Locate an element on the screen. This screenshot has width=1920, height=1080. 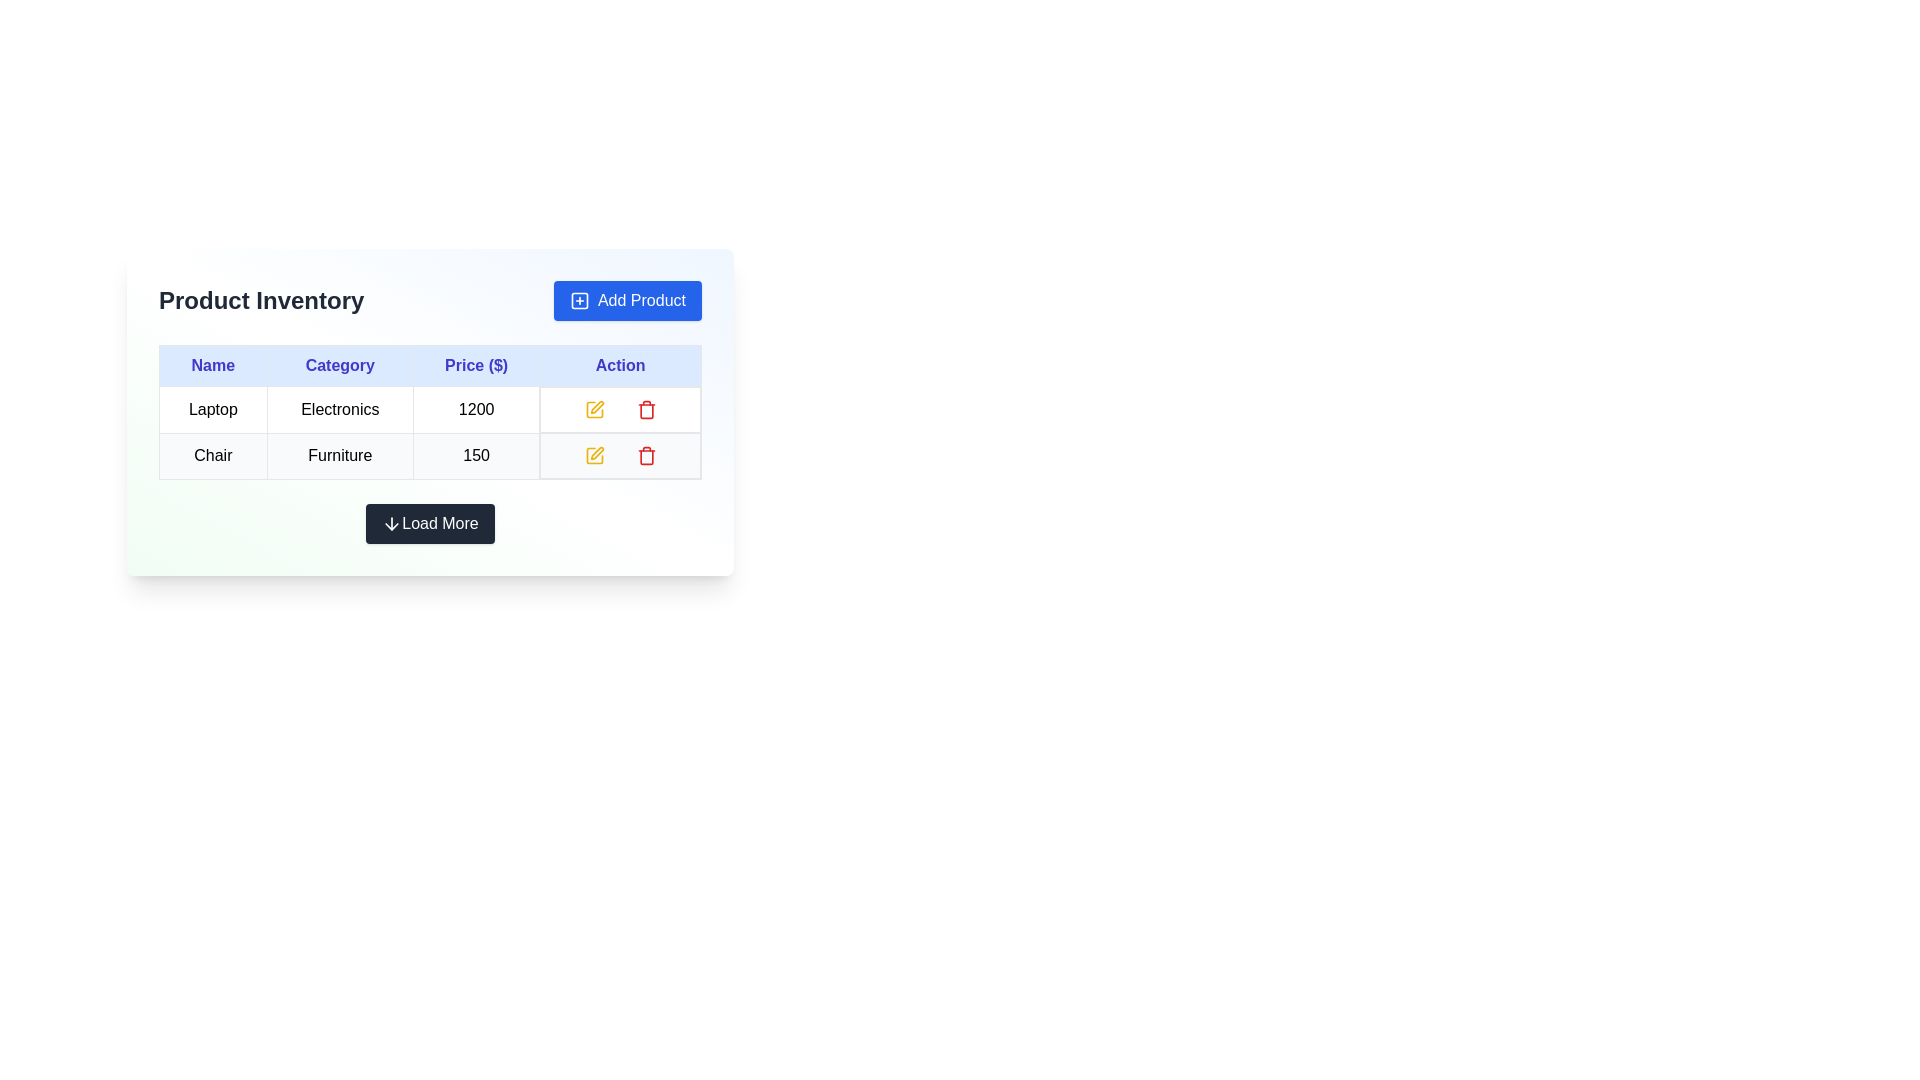
the icon indicating the interactive purpose of adding a new product, located to the left of the 'Add Product' text inside a blue button in the top-right corner of the interface is located at coordinates (579, 300).